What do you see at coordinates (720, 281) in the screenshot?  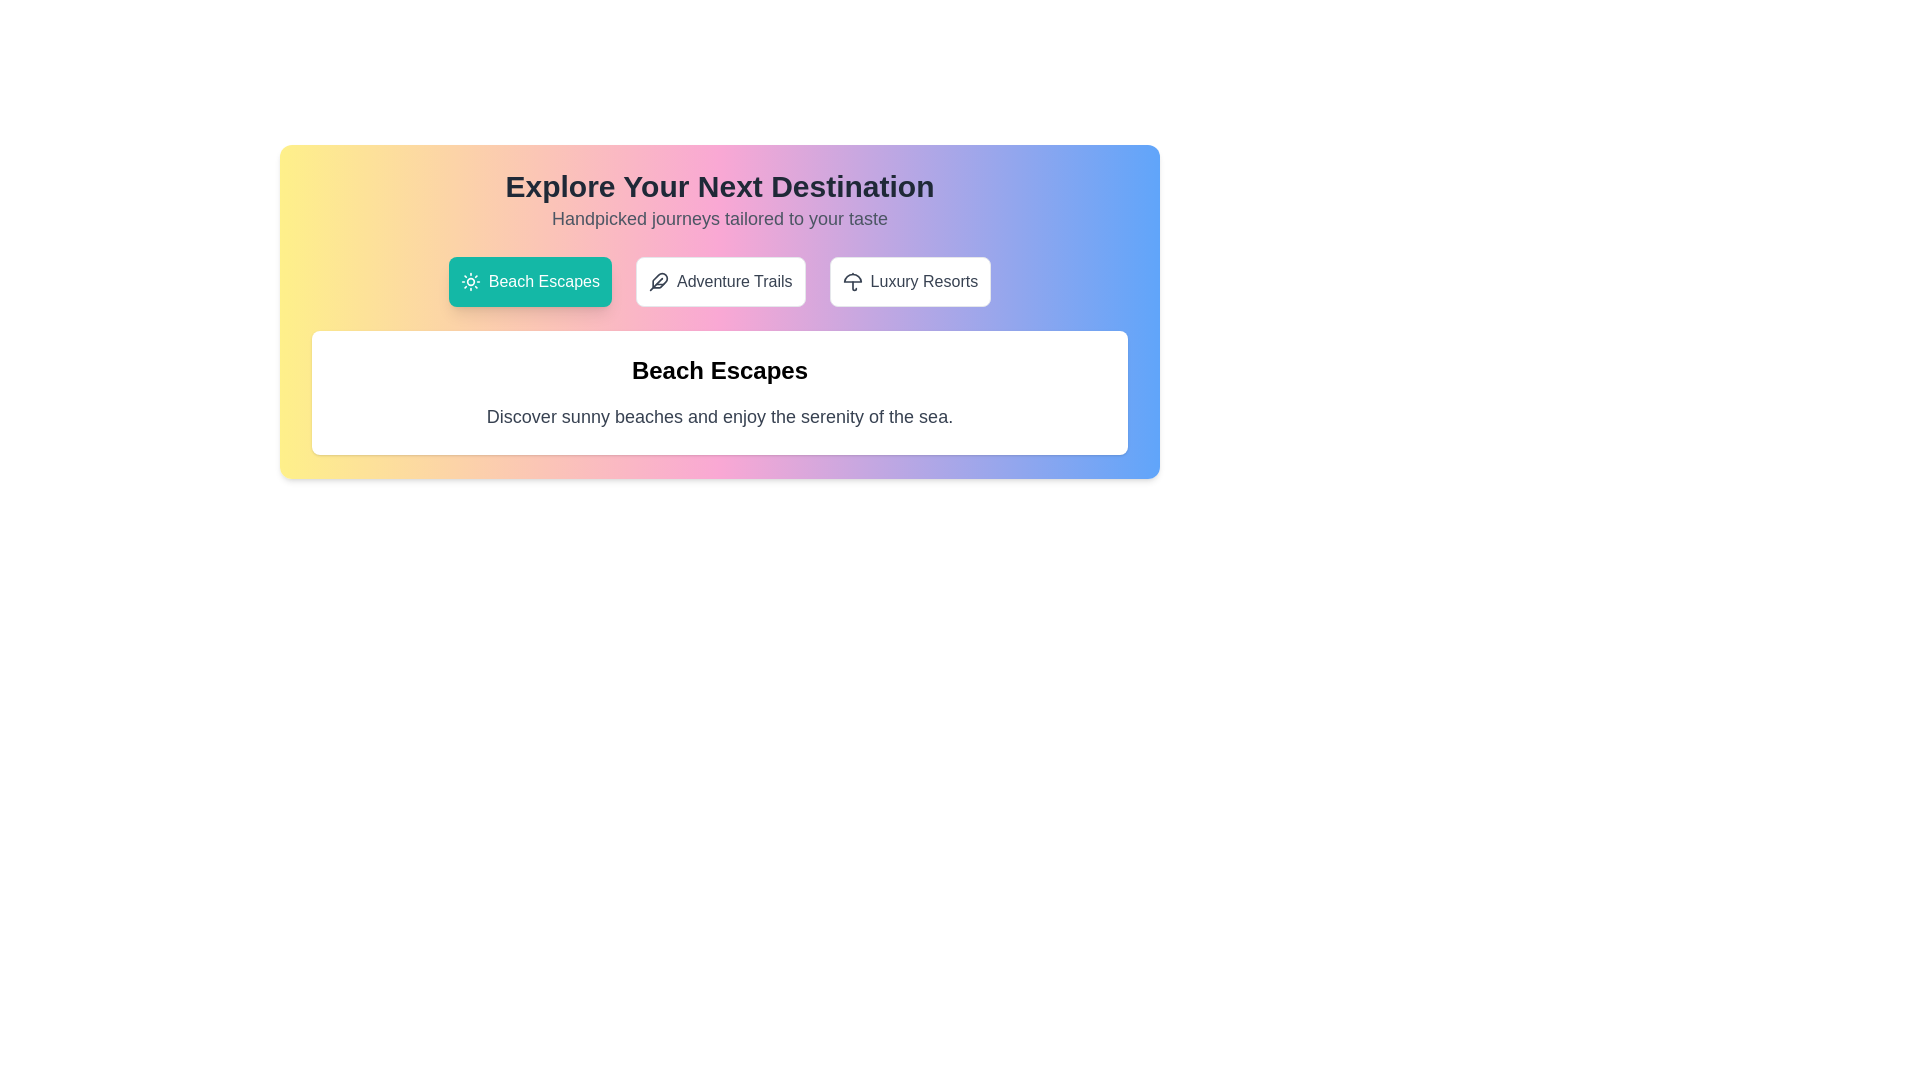 I see `the tab labeled 'Adventure Trails'` at bounding box center [720, 281].